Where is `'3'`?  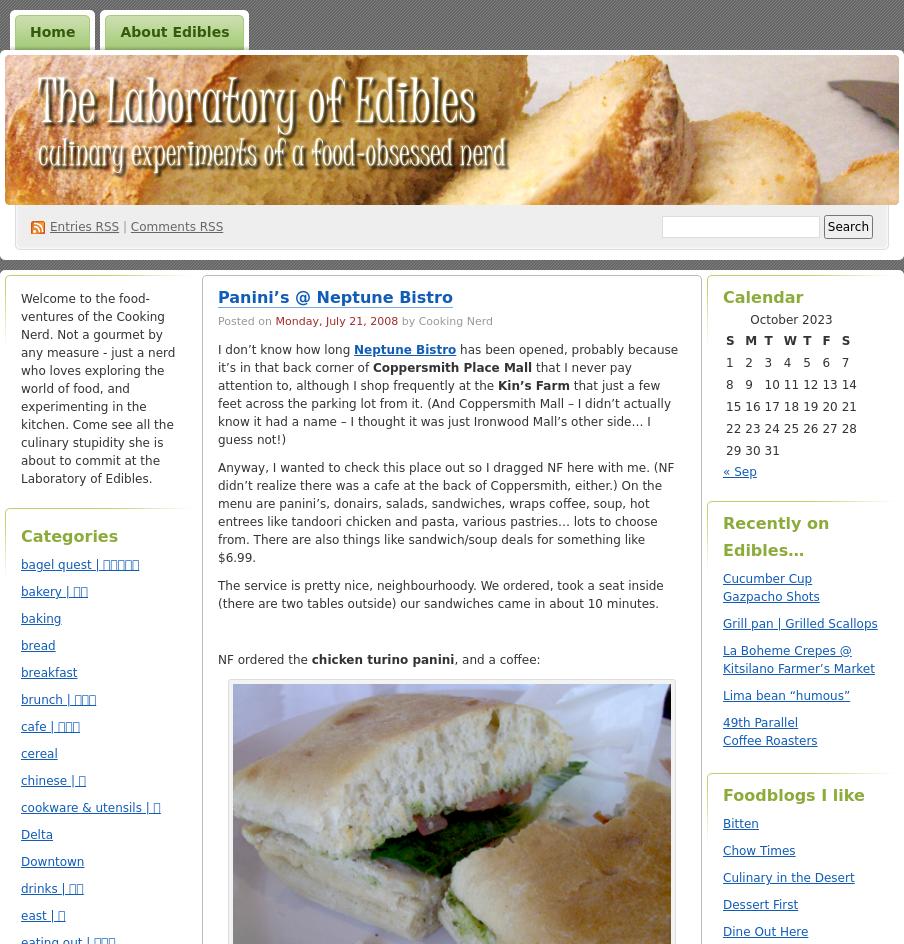 '3' is located at coordinates (768, 362).